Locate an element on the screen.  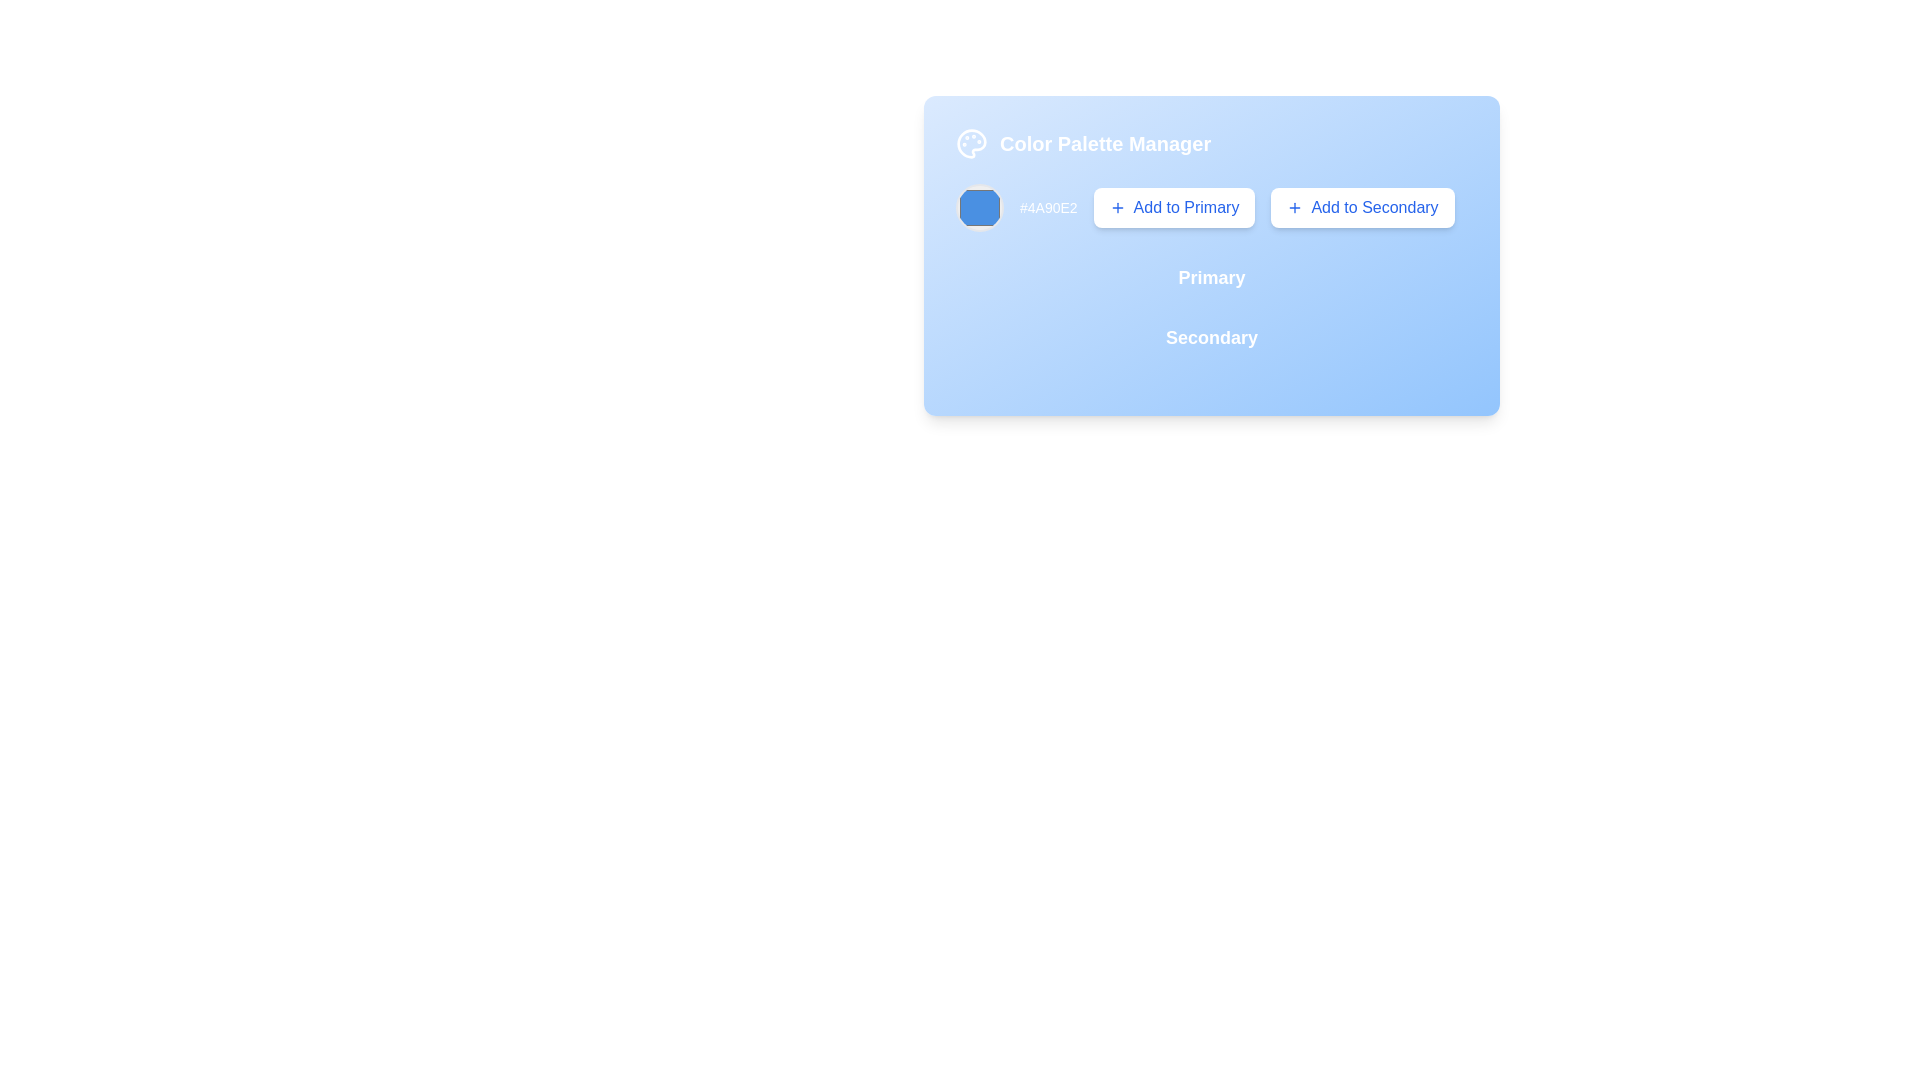
the main body of the palette icon represented by the SVG shape, which is a non-interactive decorative component in the Color Palette Manager interface is located at coordinates (971, 142).